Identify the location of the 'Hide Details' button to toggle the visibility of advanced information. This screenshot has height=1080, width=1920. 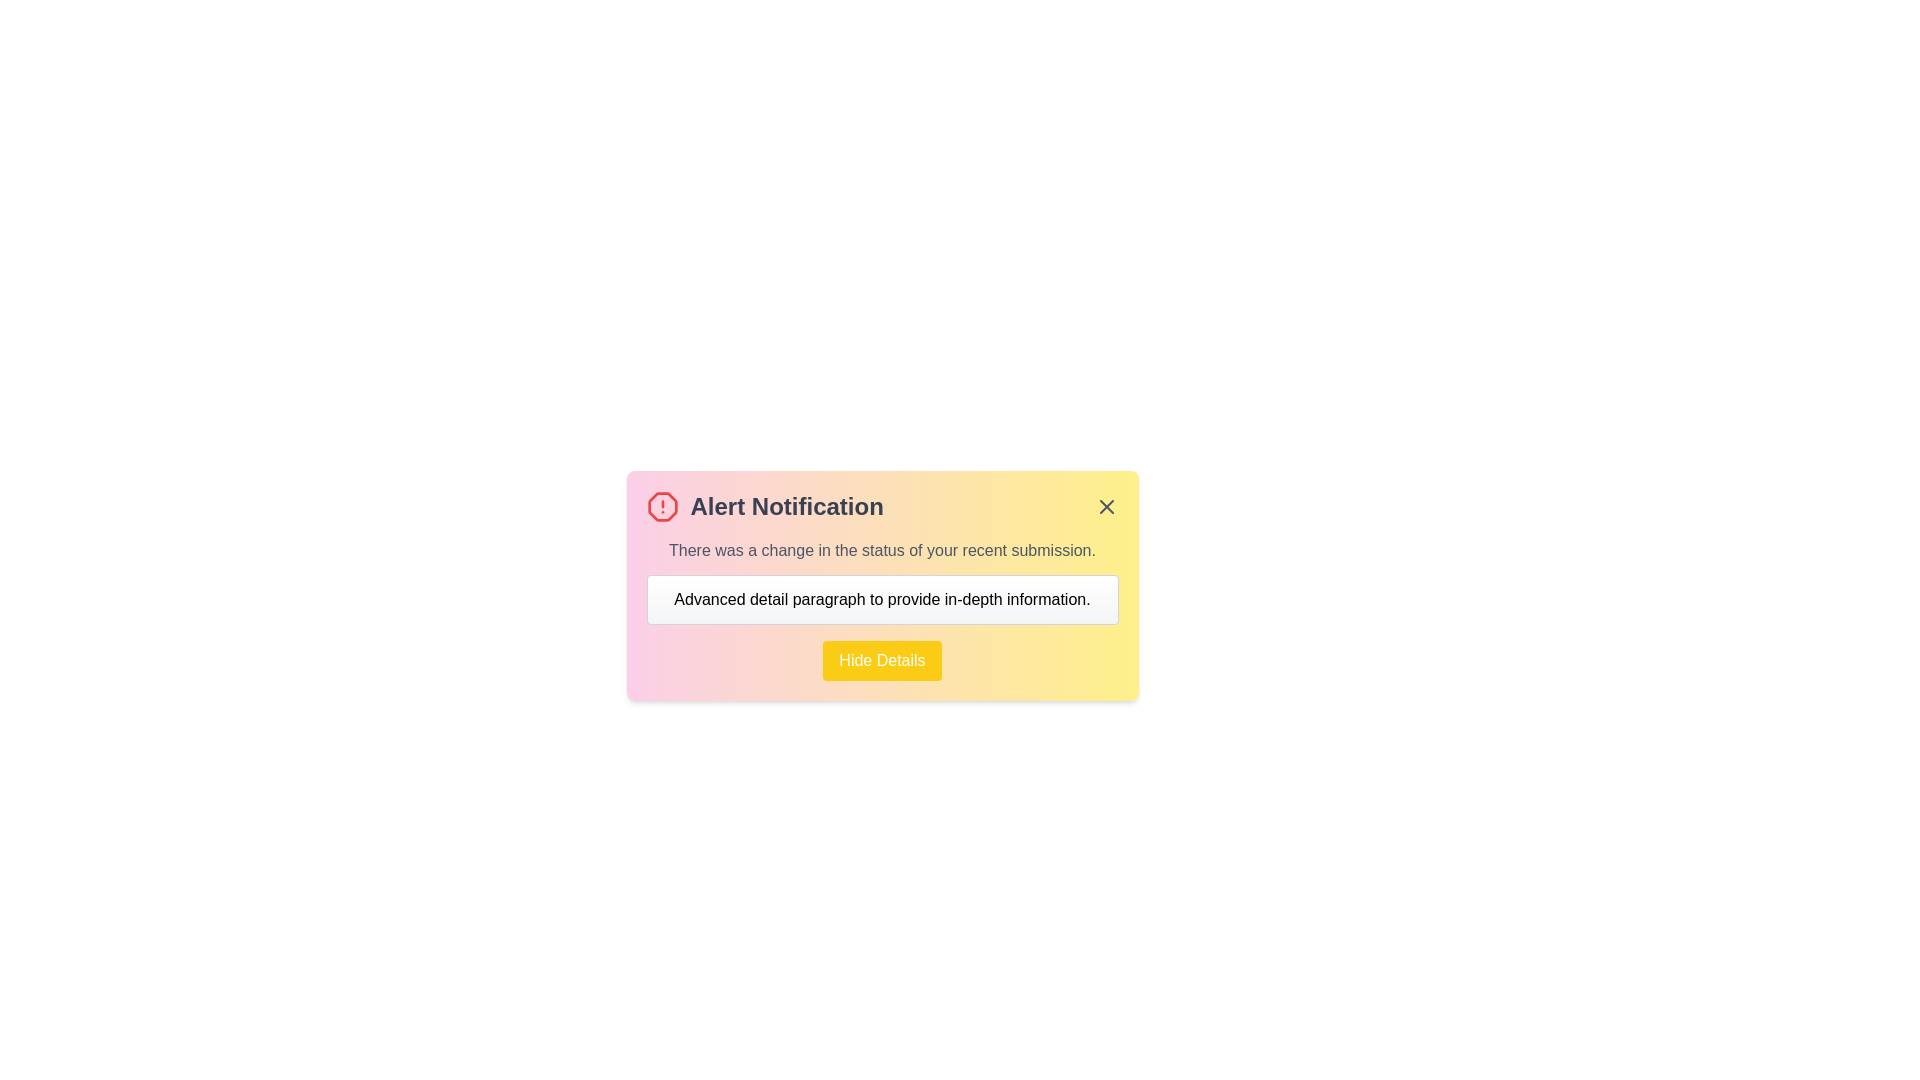
(881, 660).